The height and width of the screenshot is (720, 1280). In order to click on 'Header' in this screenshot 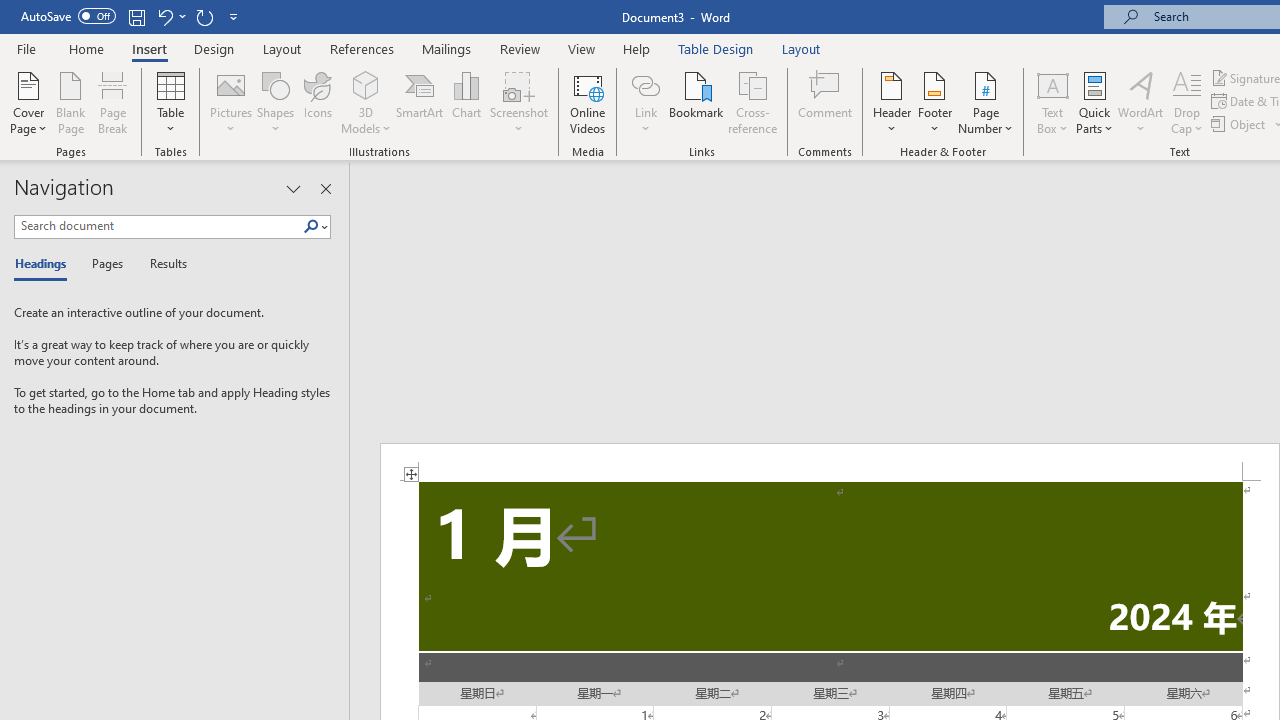, I will do `click(891, 103)`.